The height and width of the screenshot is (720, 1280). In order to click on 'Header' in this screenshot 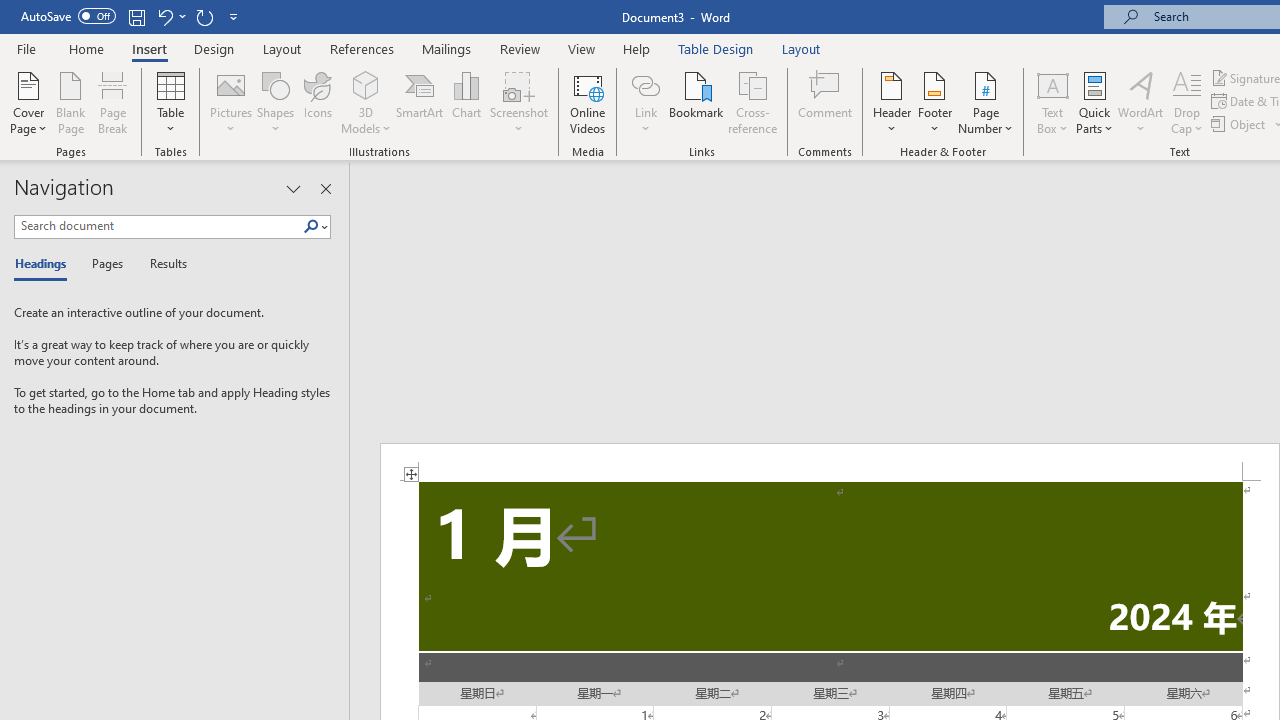, I will do `click(891, 103)`.